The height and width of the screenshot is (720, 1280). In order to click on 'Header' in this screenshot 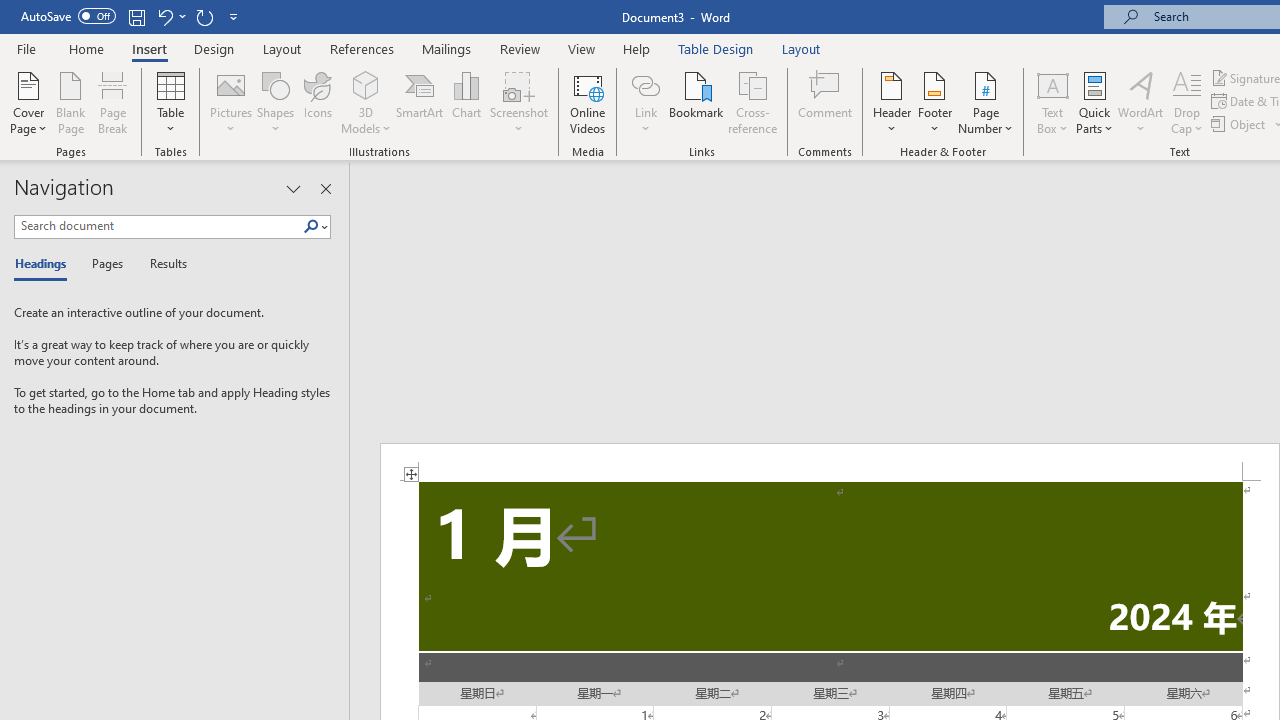, I will do `click(891, 103)`.